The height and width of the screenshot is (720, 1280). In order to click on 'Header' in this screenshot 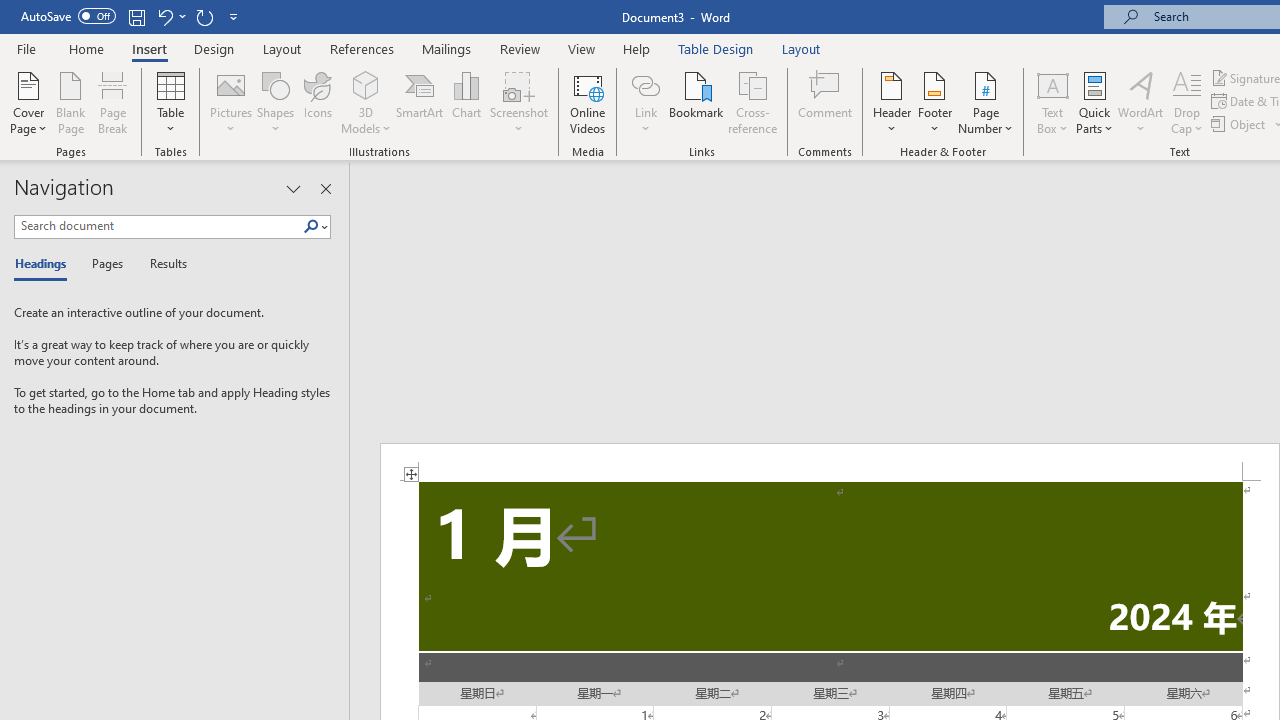, I will do `click(891, 103)`.